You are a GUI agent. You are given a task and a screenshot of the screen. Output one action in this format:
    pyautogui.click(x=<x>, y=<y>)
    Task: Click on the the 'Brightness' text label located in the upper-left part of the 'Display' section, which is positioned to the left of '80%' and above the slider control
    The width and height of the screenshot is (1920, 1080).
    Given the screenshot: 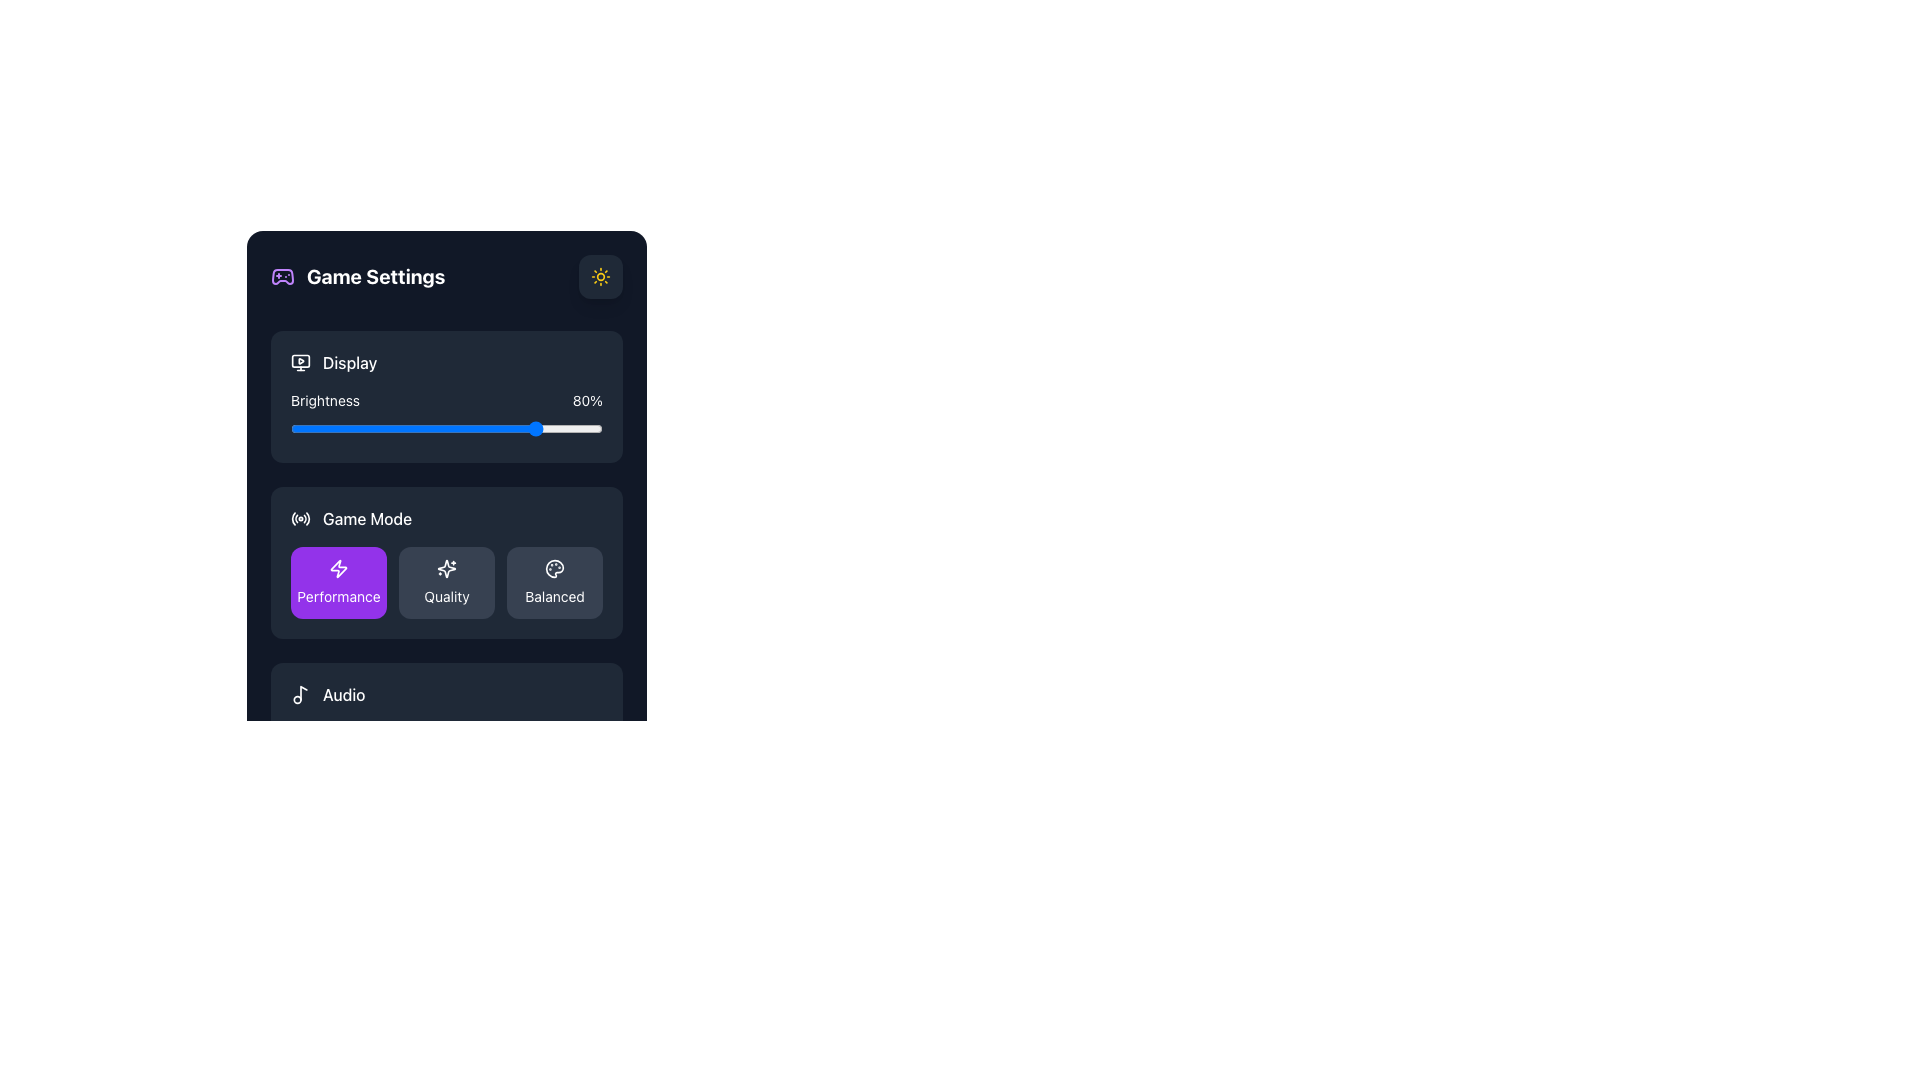 What is the action you would take?
    pyautogui.click(x=325, y=401)
    